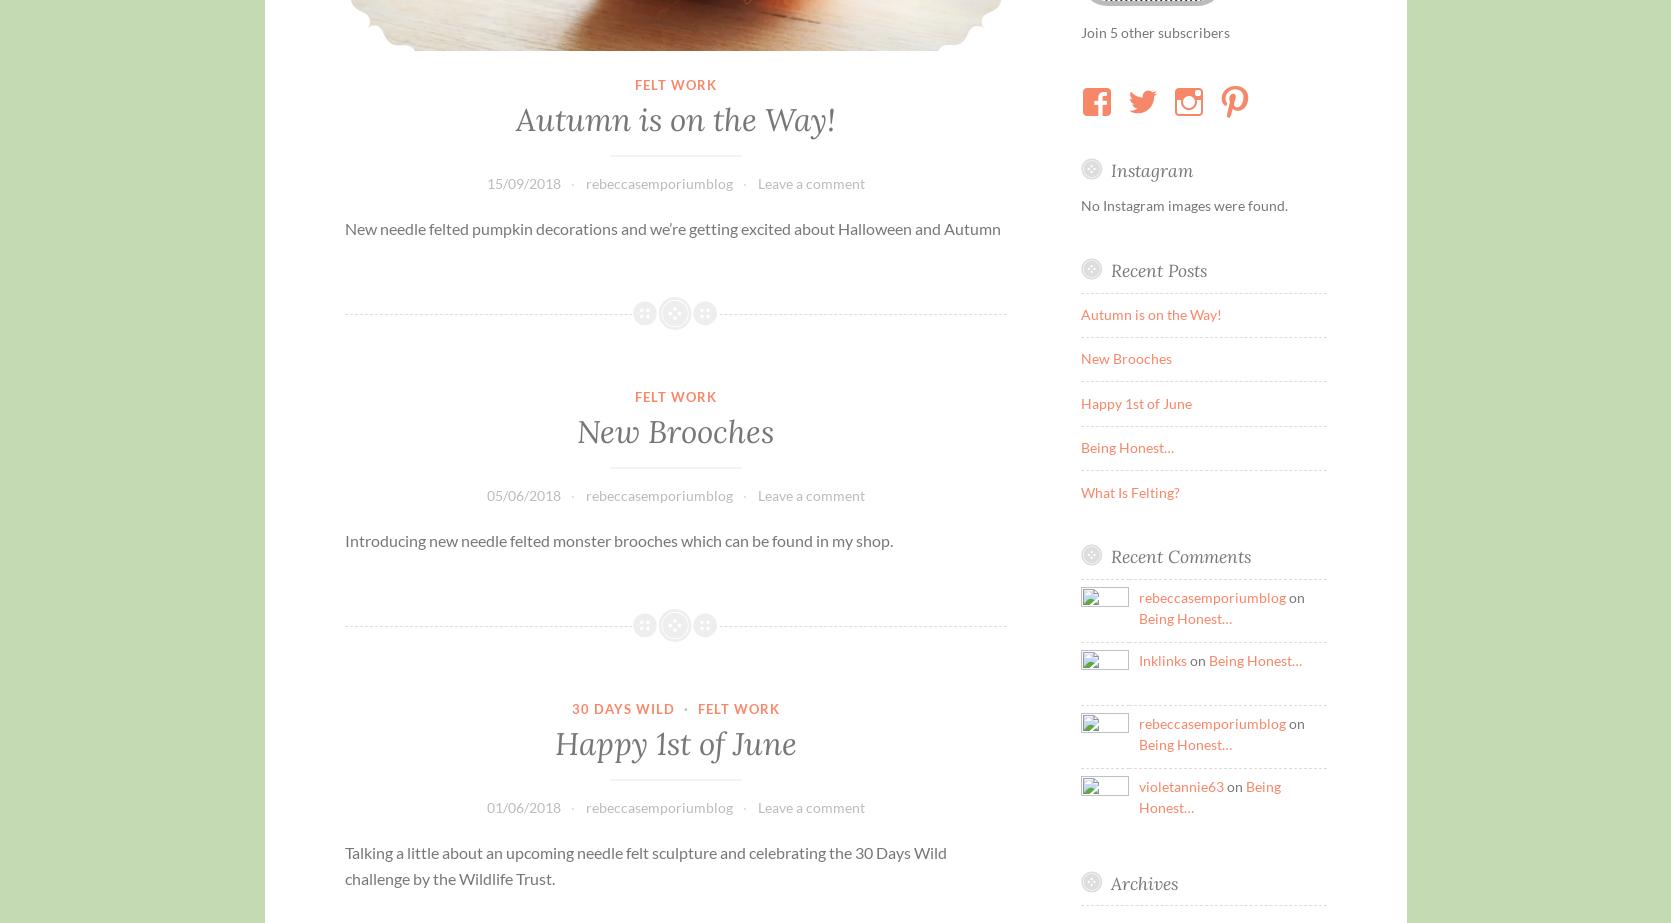  Describe the element at coordinates (1158, 269) in the screenshot. I see `'Recent Posts'` at that location.